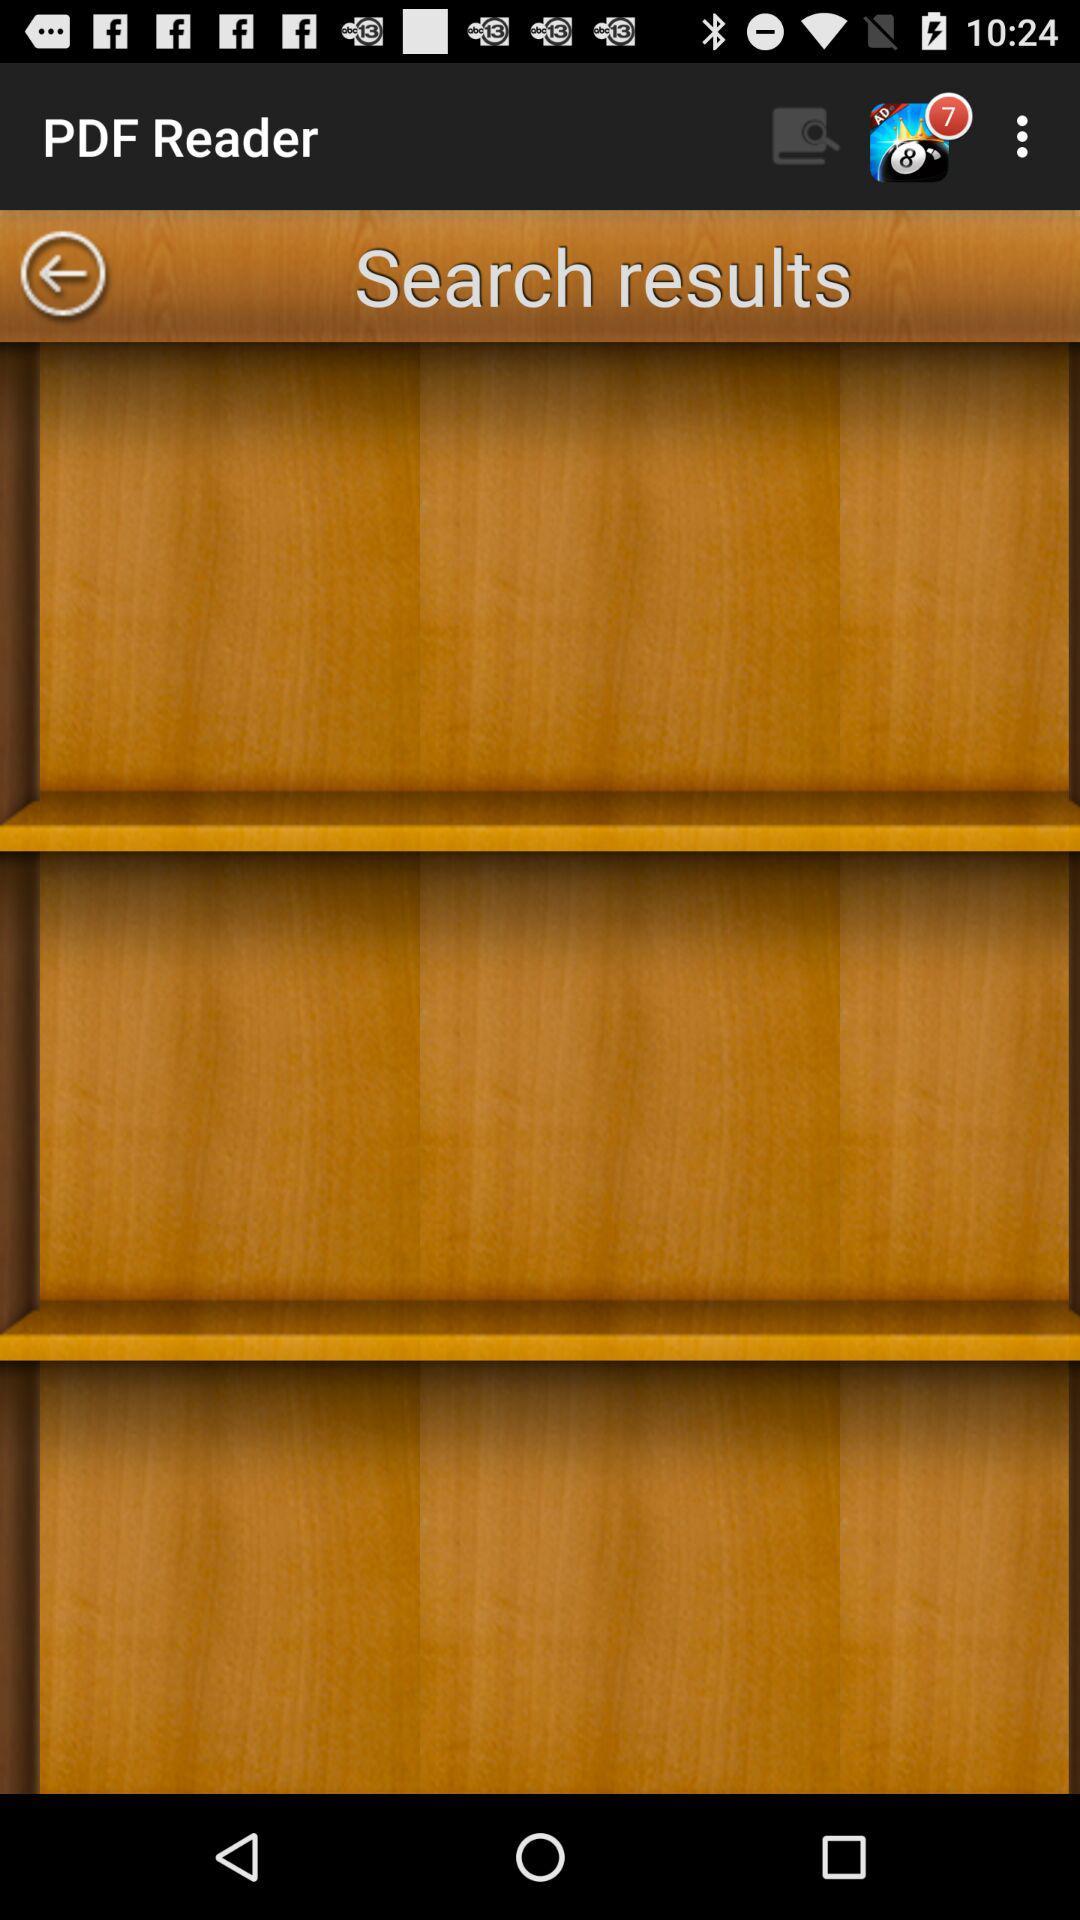 This screenshot has height=1920, width=1080. What do you see at coordinates (601, 274) in the screenshot?
I see `the app at the top` at bounding box center [601, 274].